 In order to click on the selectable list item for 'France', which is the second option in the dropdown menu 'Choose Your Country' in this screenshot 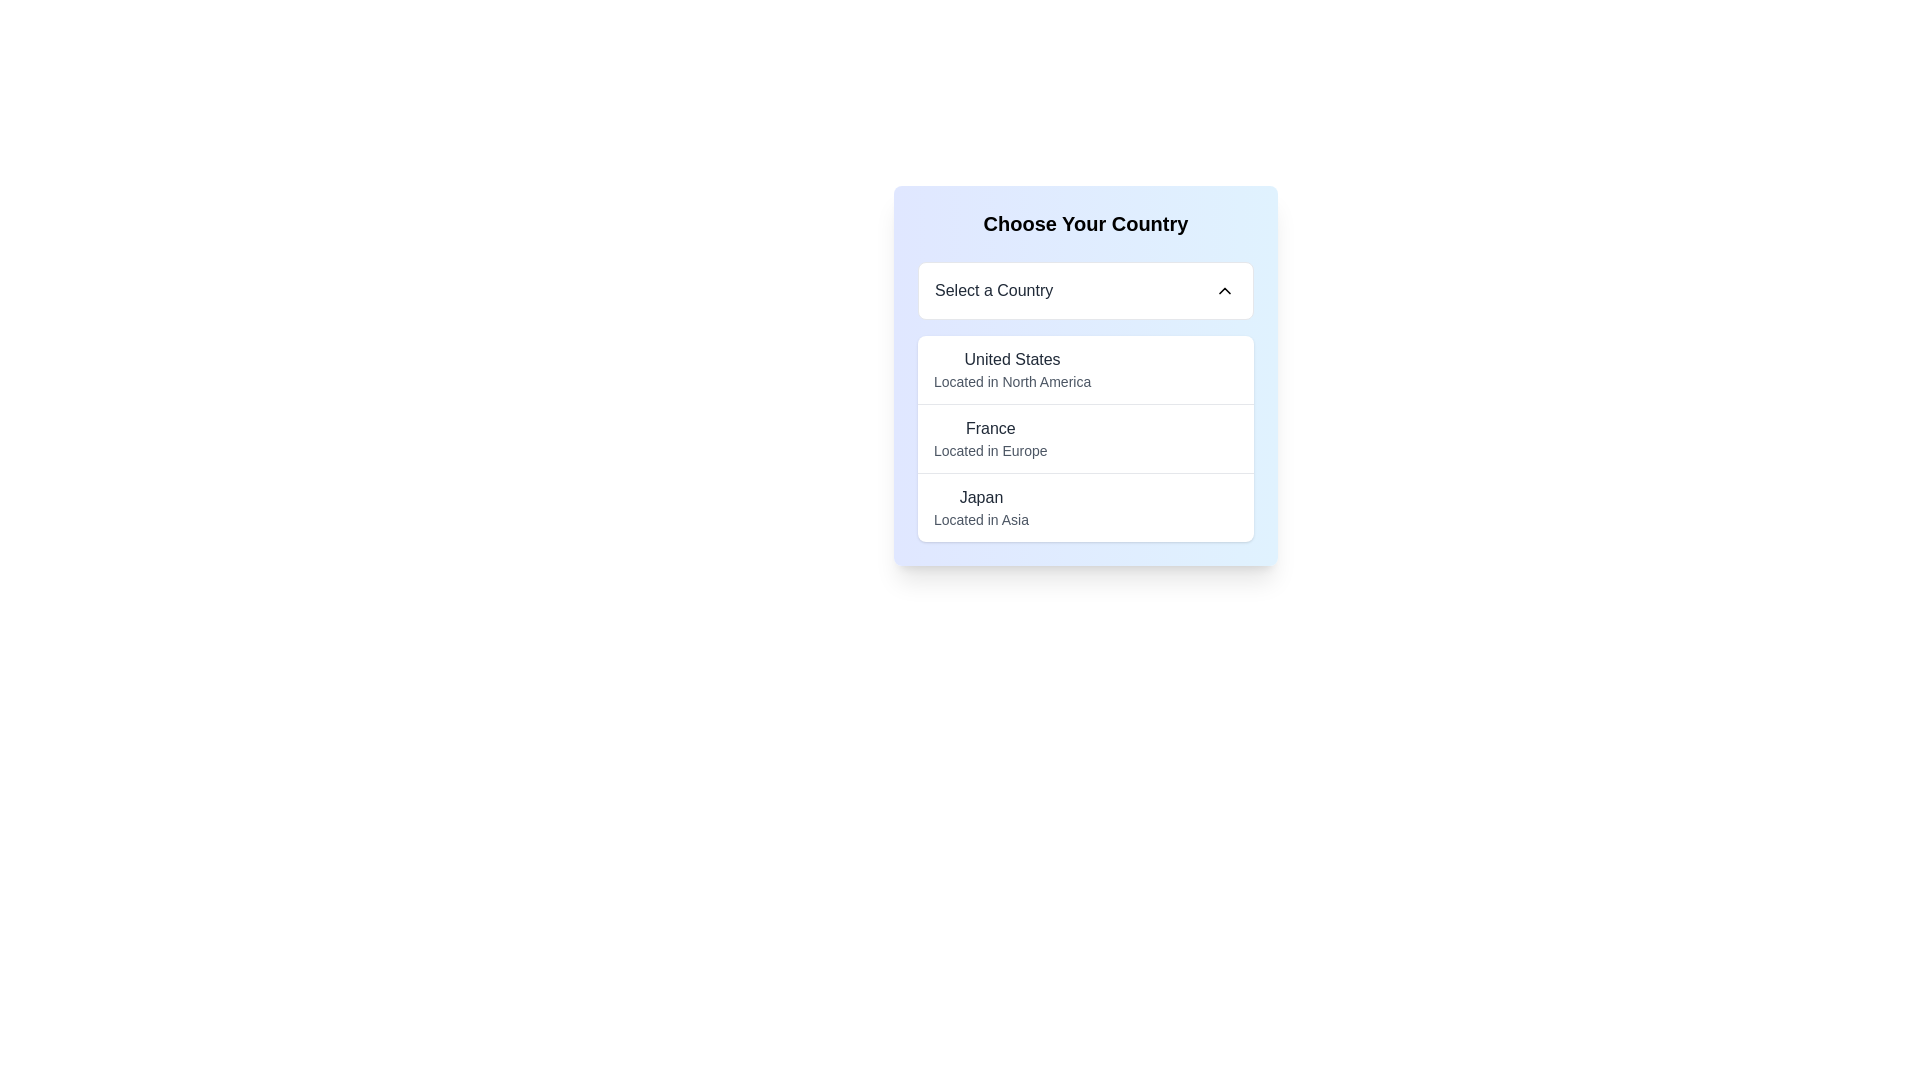, I will do `click(990, 438)`.